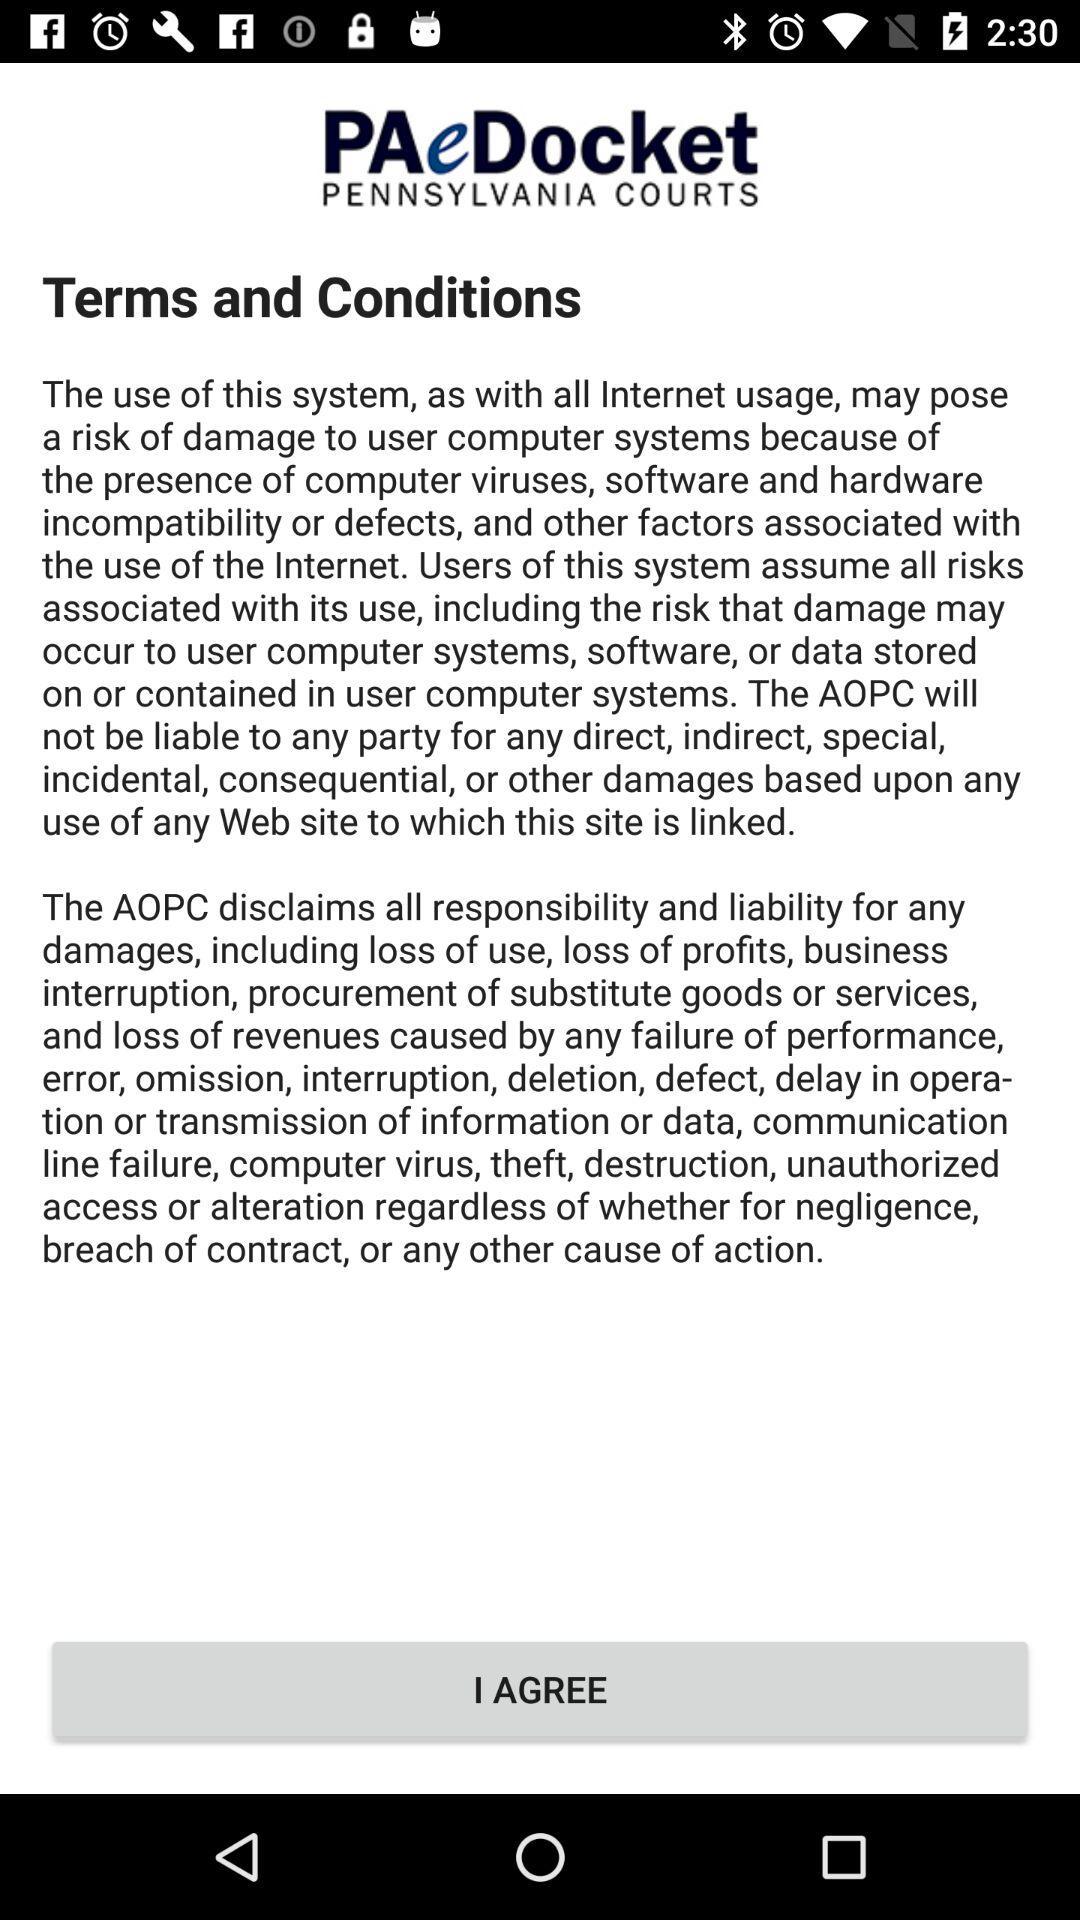  Describe the element at coordinates (540, 917) in the screenshot. I see `the terms and conditions icon` at that location.